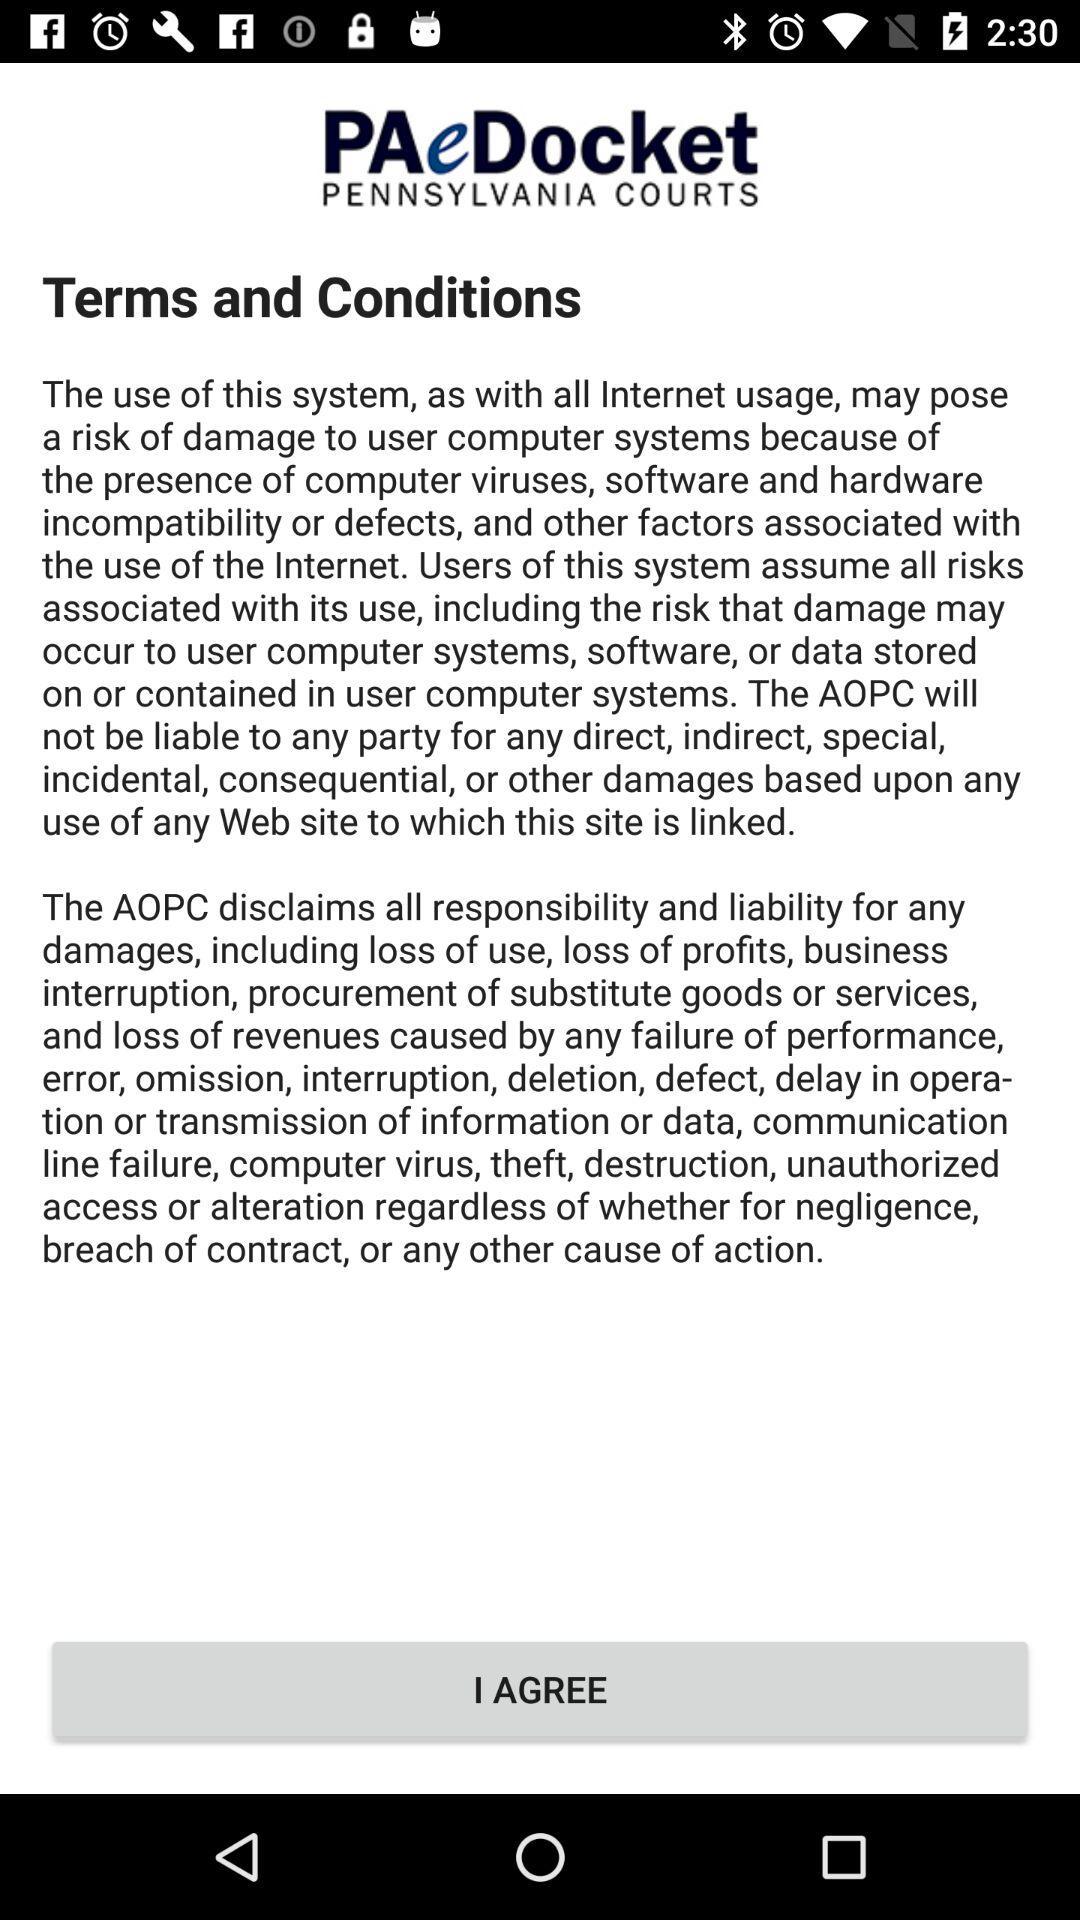  Describe the element at coordinates (540, 917) in the screenshot. I see `the terms and conditions icon` at that location.